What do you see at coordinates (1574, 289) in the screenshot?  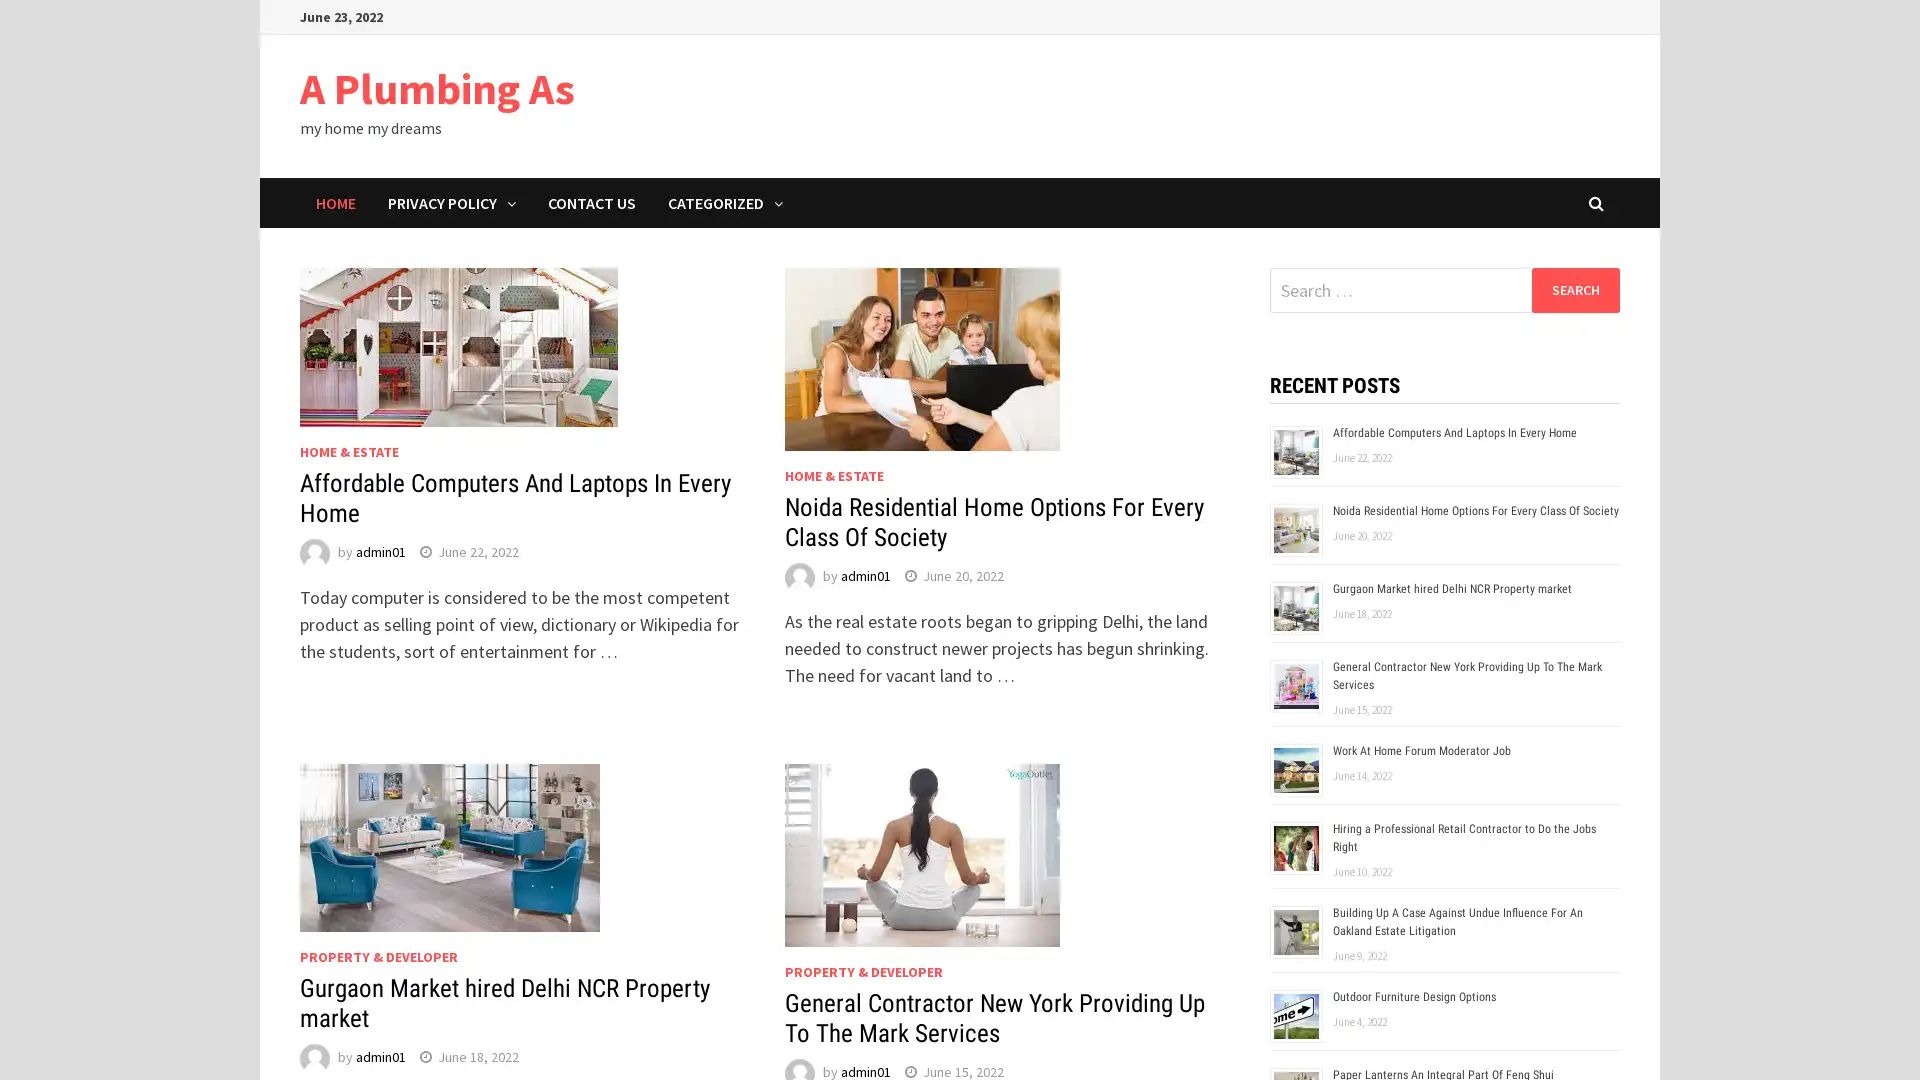 I see `Search` at bounding box center [1574, 289].